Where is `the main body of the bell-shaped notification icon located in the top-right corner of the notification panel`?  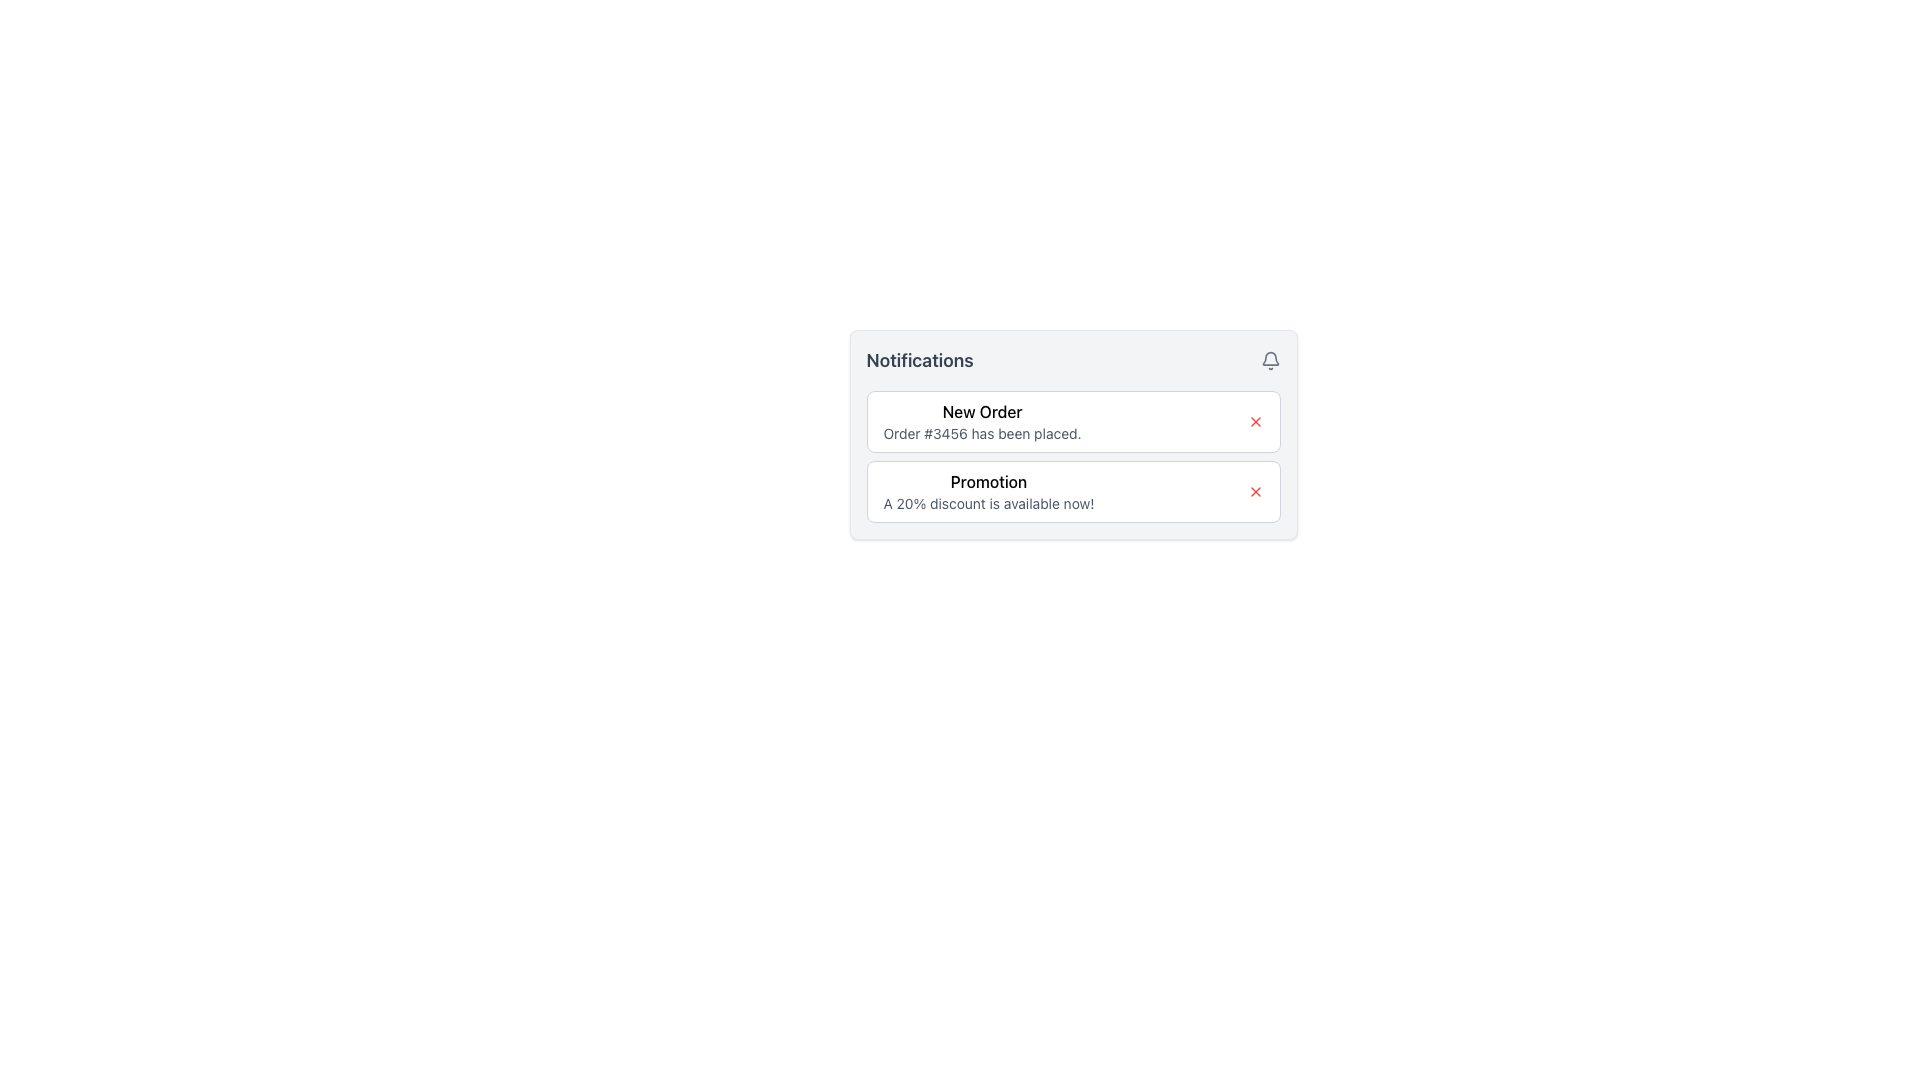 the main body of the bell-shaped notification icon located in the top-right corner of the notification panel is located at coordinates (1269, 357).